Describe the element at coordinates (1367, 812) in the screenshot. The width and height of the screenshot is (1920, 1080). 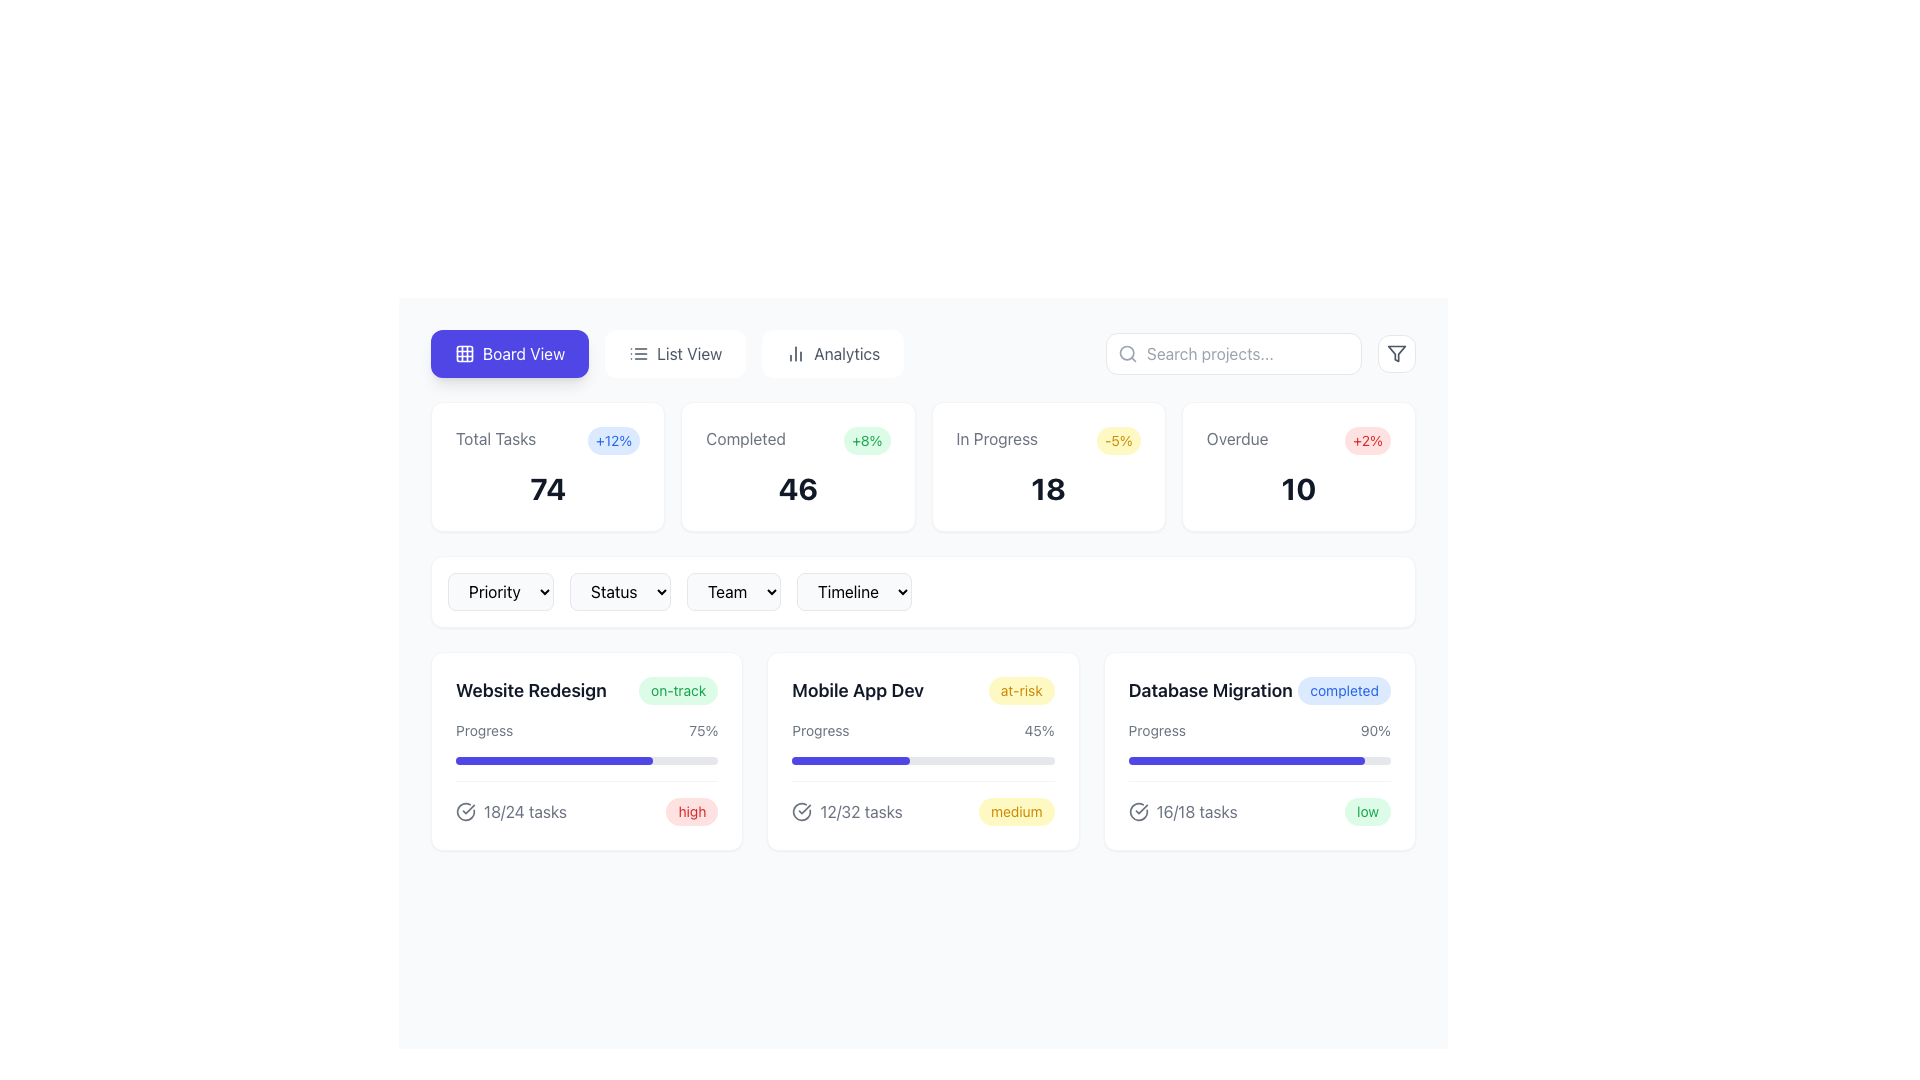
I see `label of the badge indicating the status of the task in the bottom-right corner of the 'Database Migration' card, which shows 'low'` at that location.